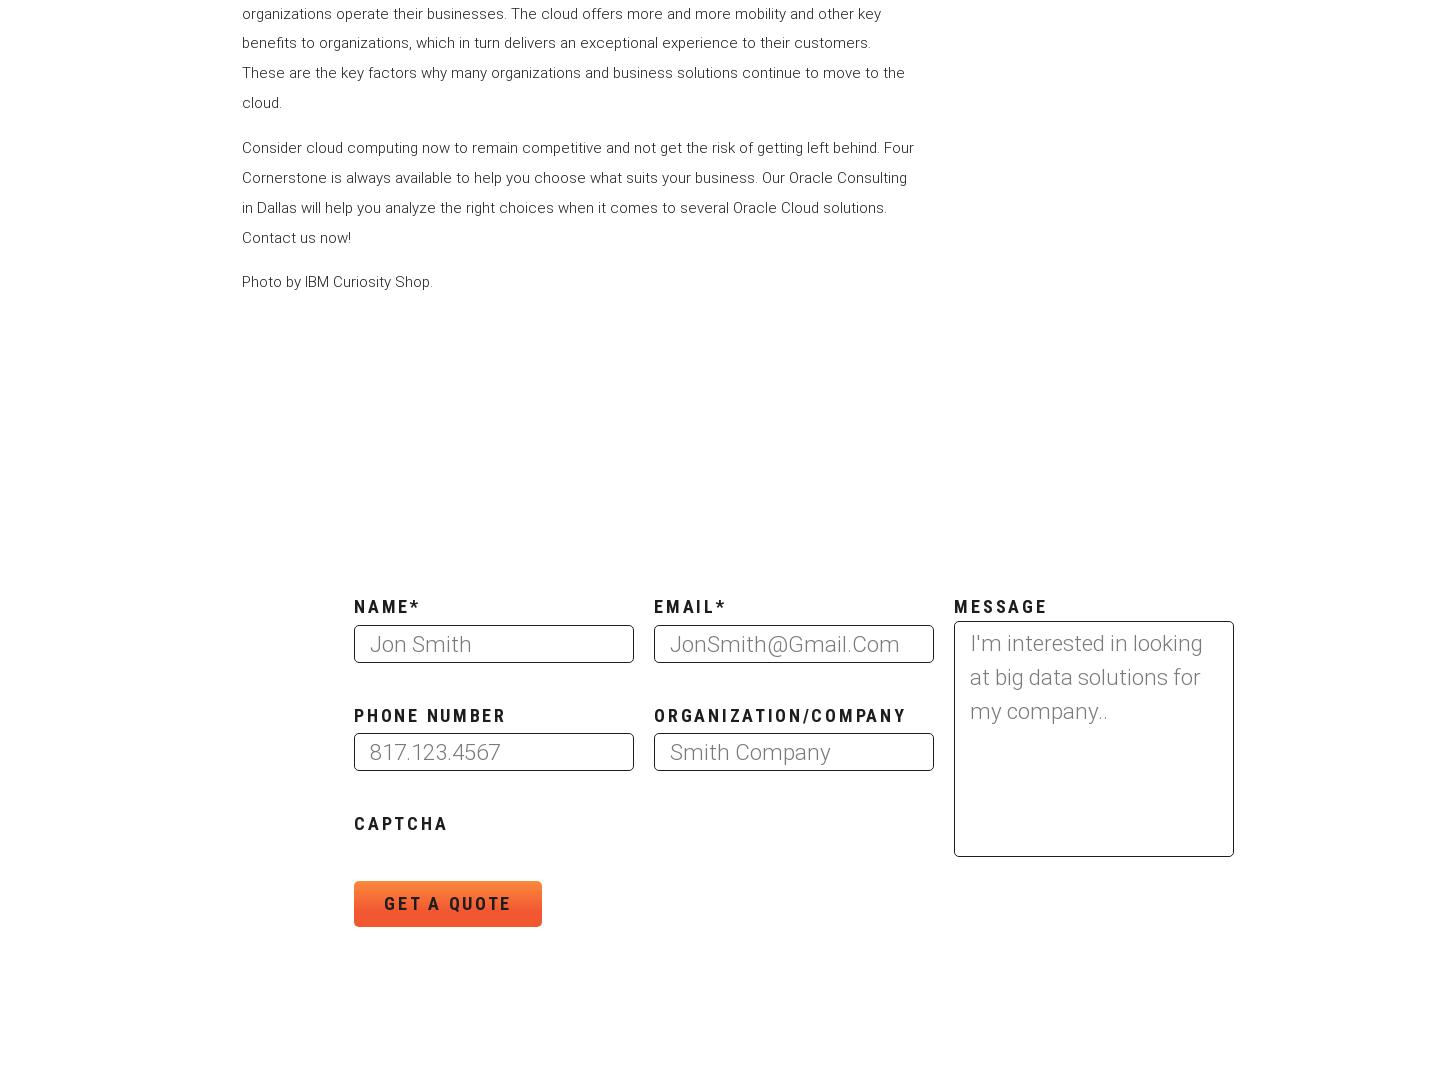  What do you see at coordinates (271, 280) in the screenshot?
I see `'Photo by'` at bounding box center [271, 280].